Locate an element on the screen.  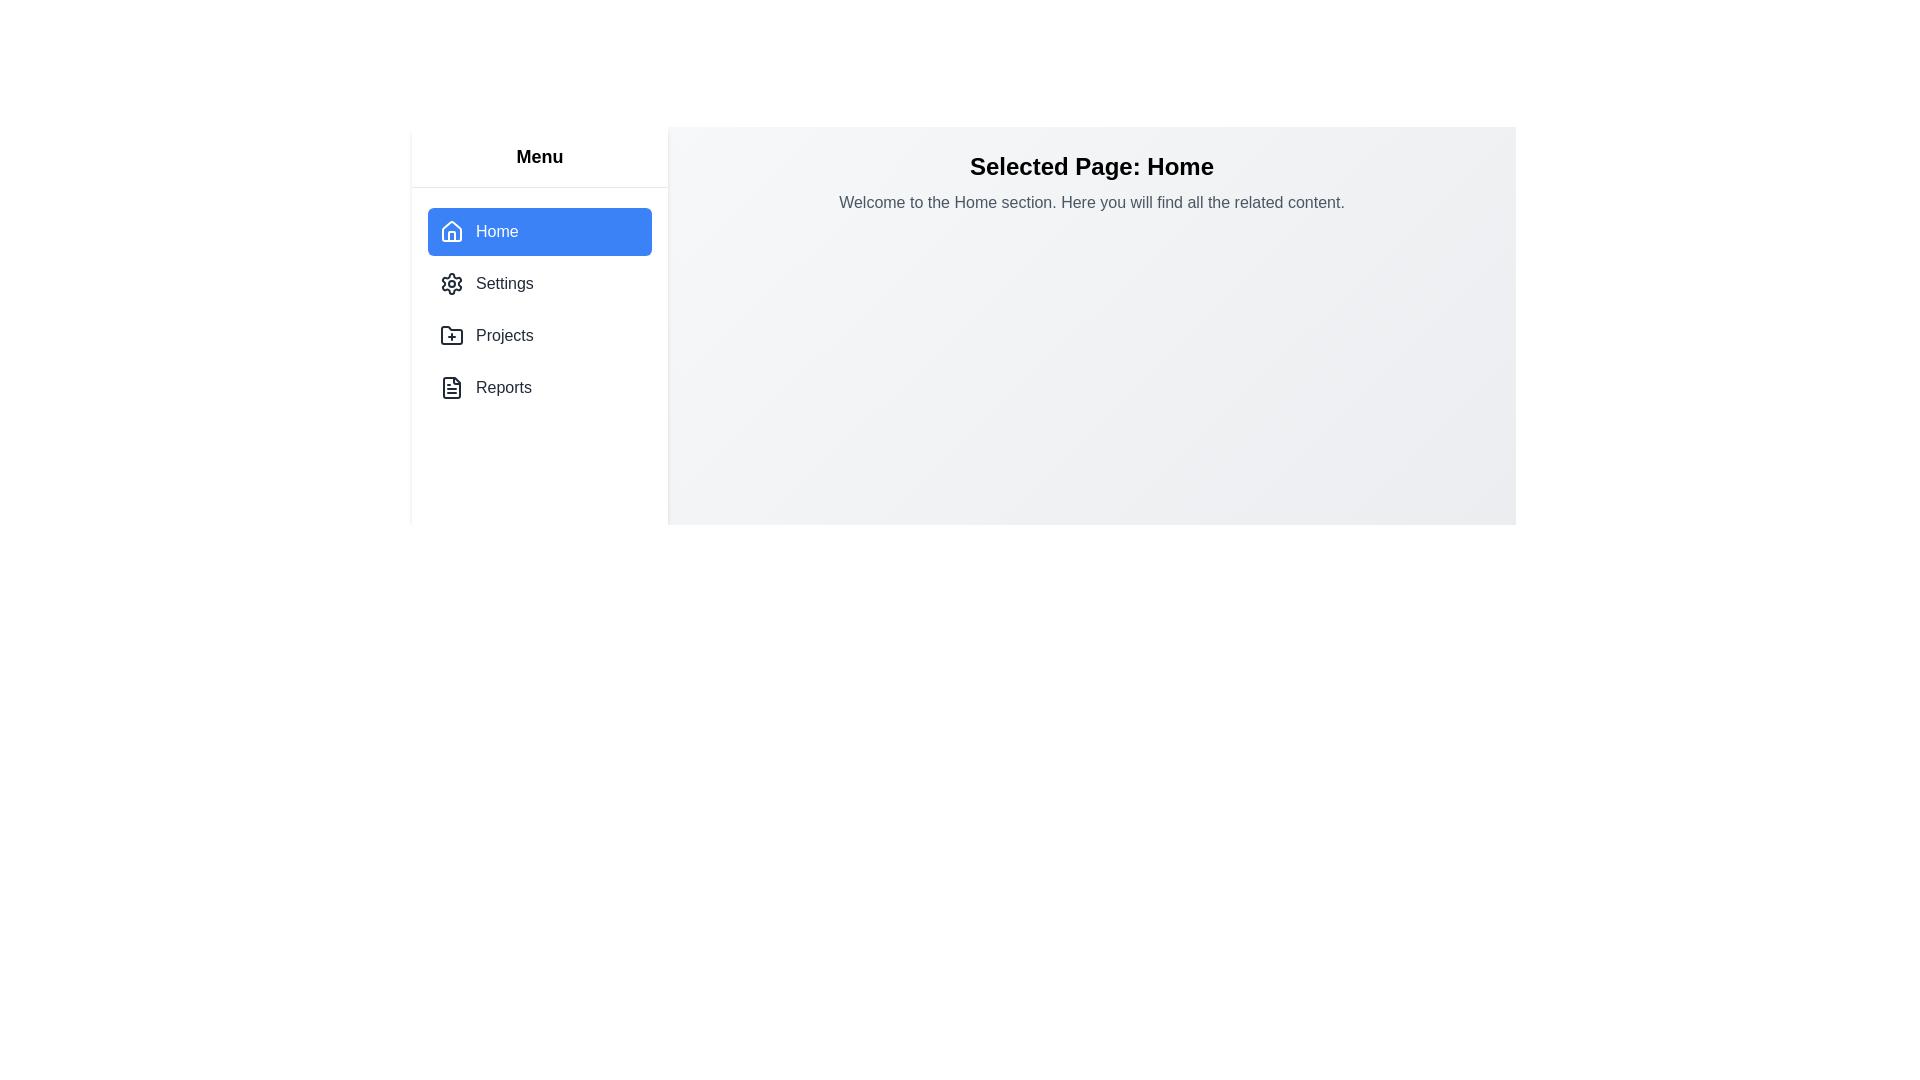
the 'Home' section text label in the navigation menu, which is a non-interactive descriptive component aligned to the right of the icon is located at coordinates (497, 230).